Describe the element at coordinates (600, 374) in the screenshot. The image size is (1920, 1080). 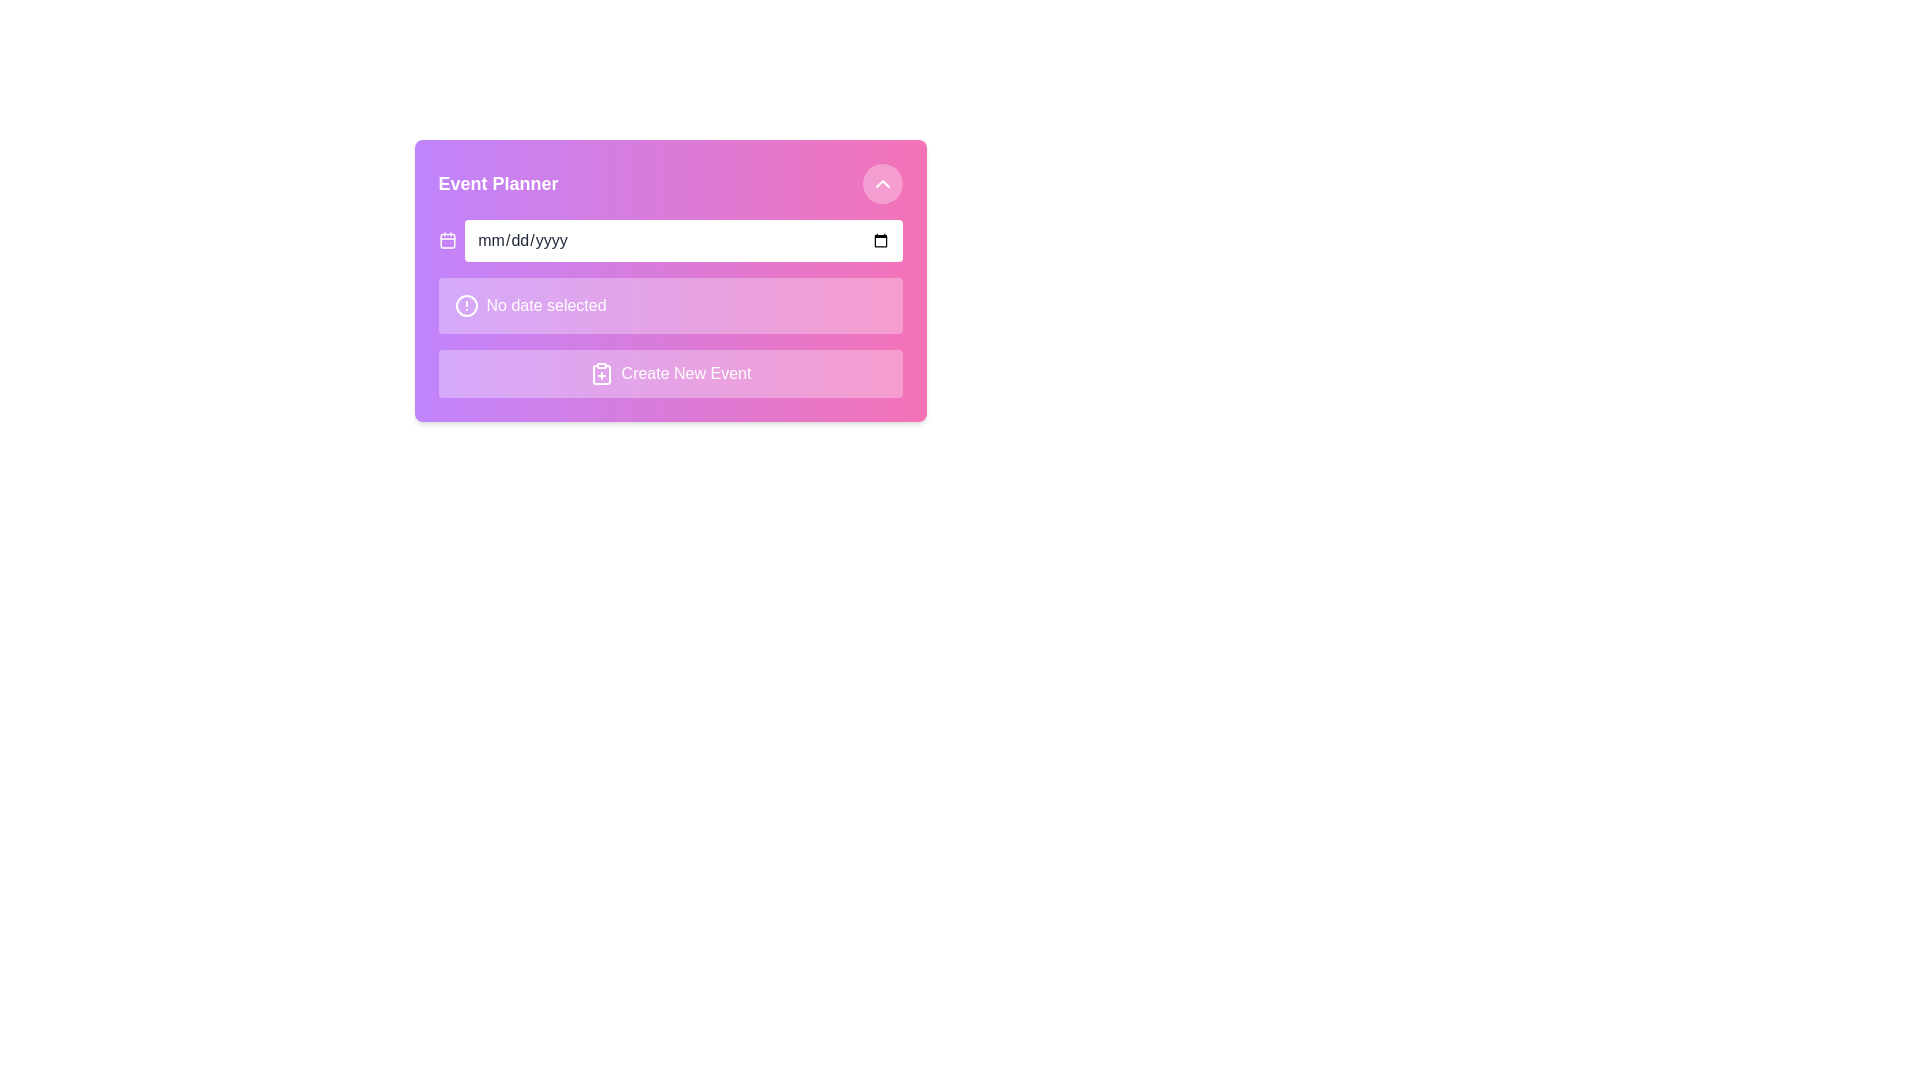
I see `the rounded rectangular icon with a clip-like glyph design, located near the 'Create New Event' label in the bottom section of the event form` at that location.